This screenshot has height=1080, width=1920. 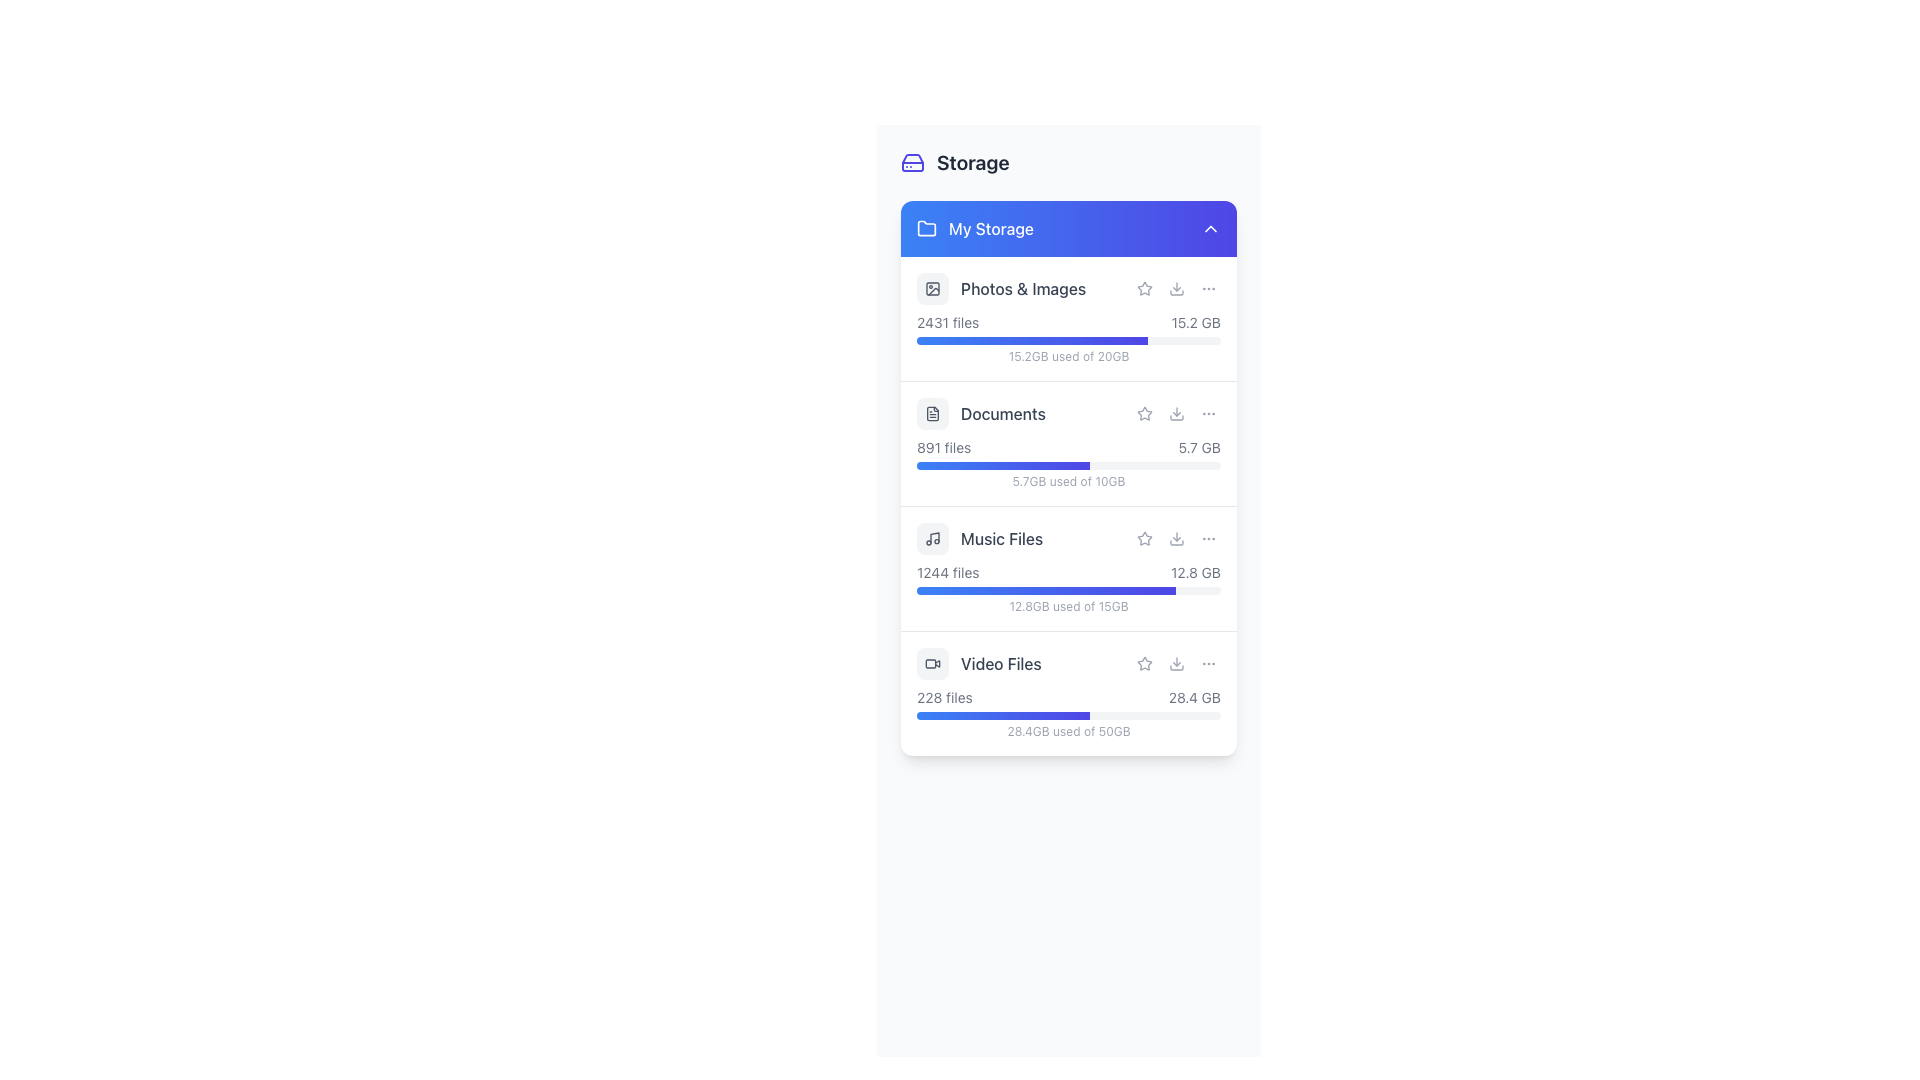 I want to click on the progress bar segment indicating utilized storage space for video files, located in the fourth section of the 'Storage' list, so click(x=1003, y=715).